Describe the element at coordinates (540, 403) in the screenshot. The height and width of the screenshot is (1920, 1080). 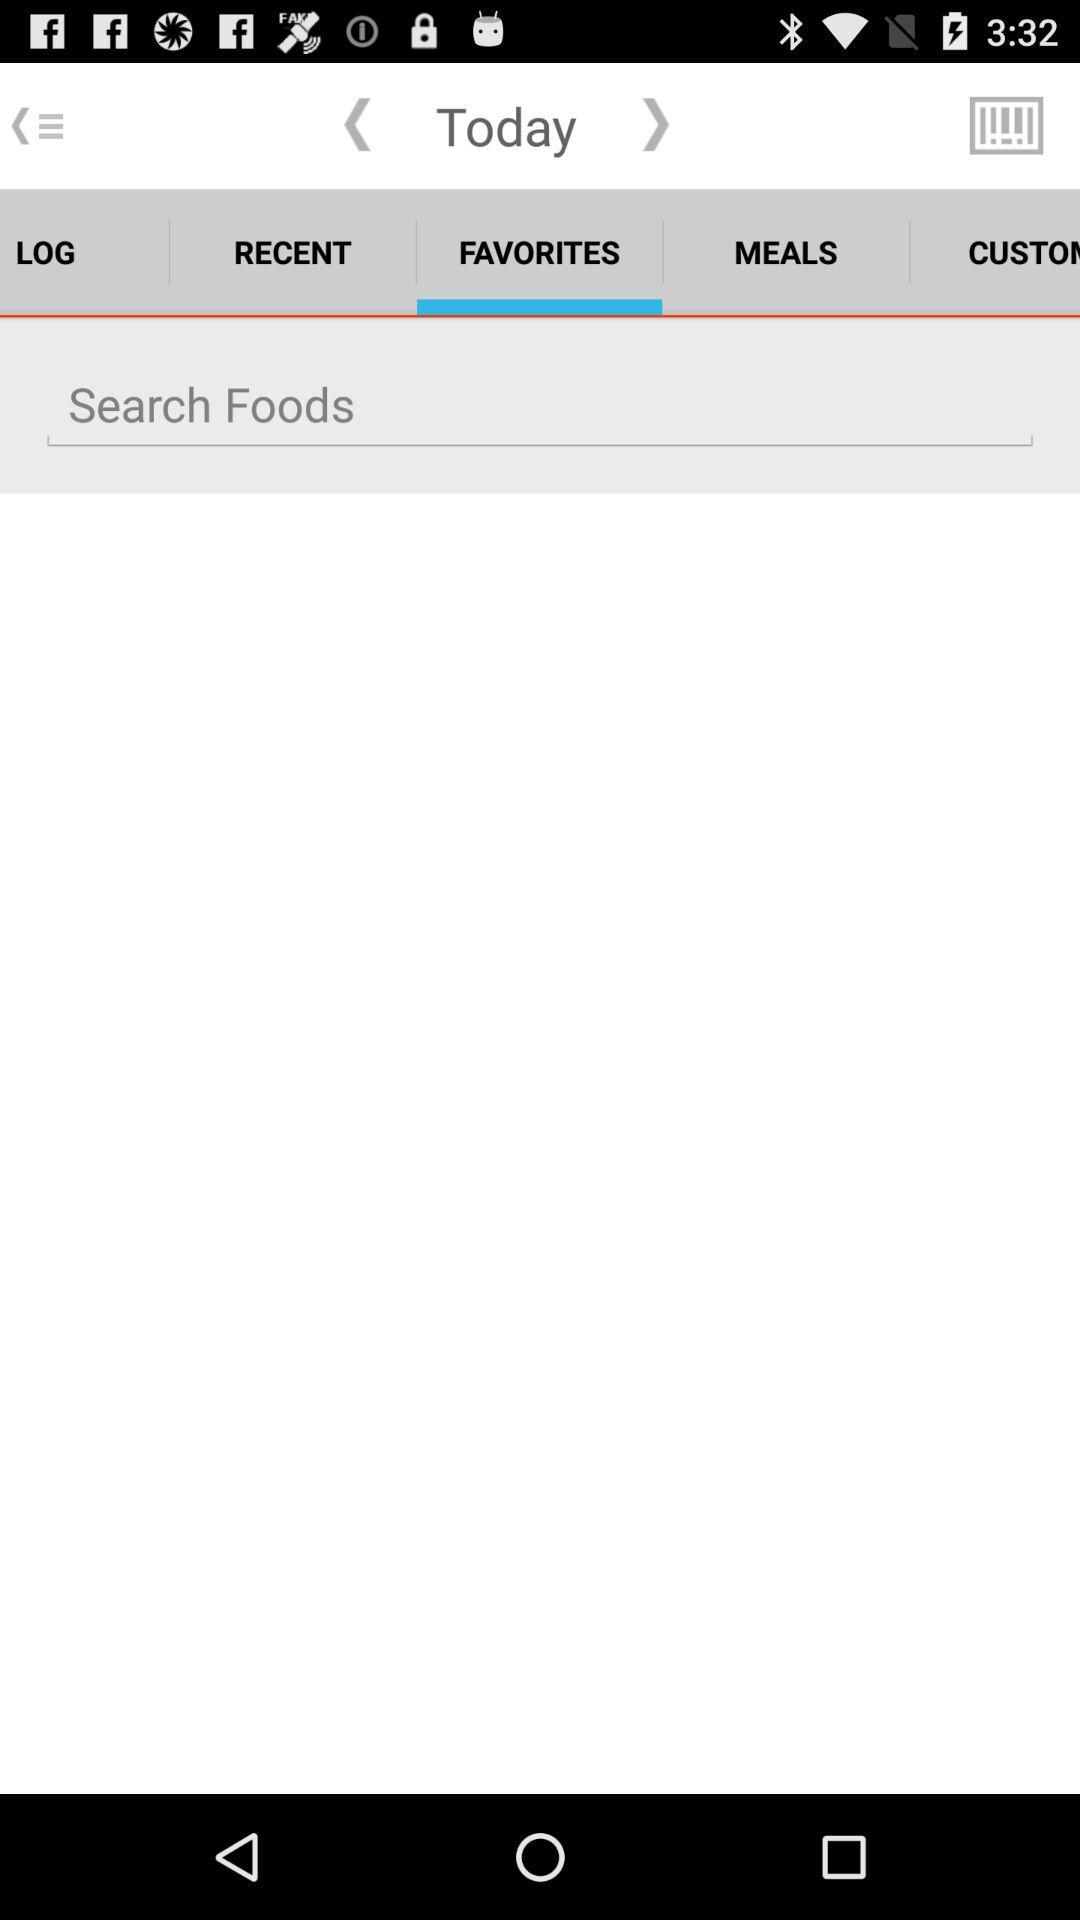
I see `foods search query input` at that location.